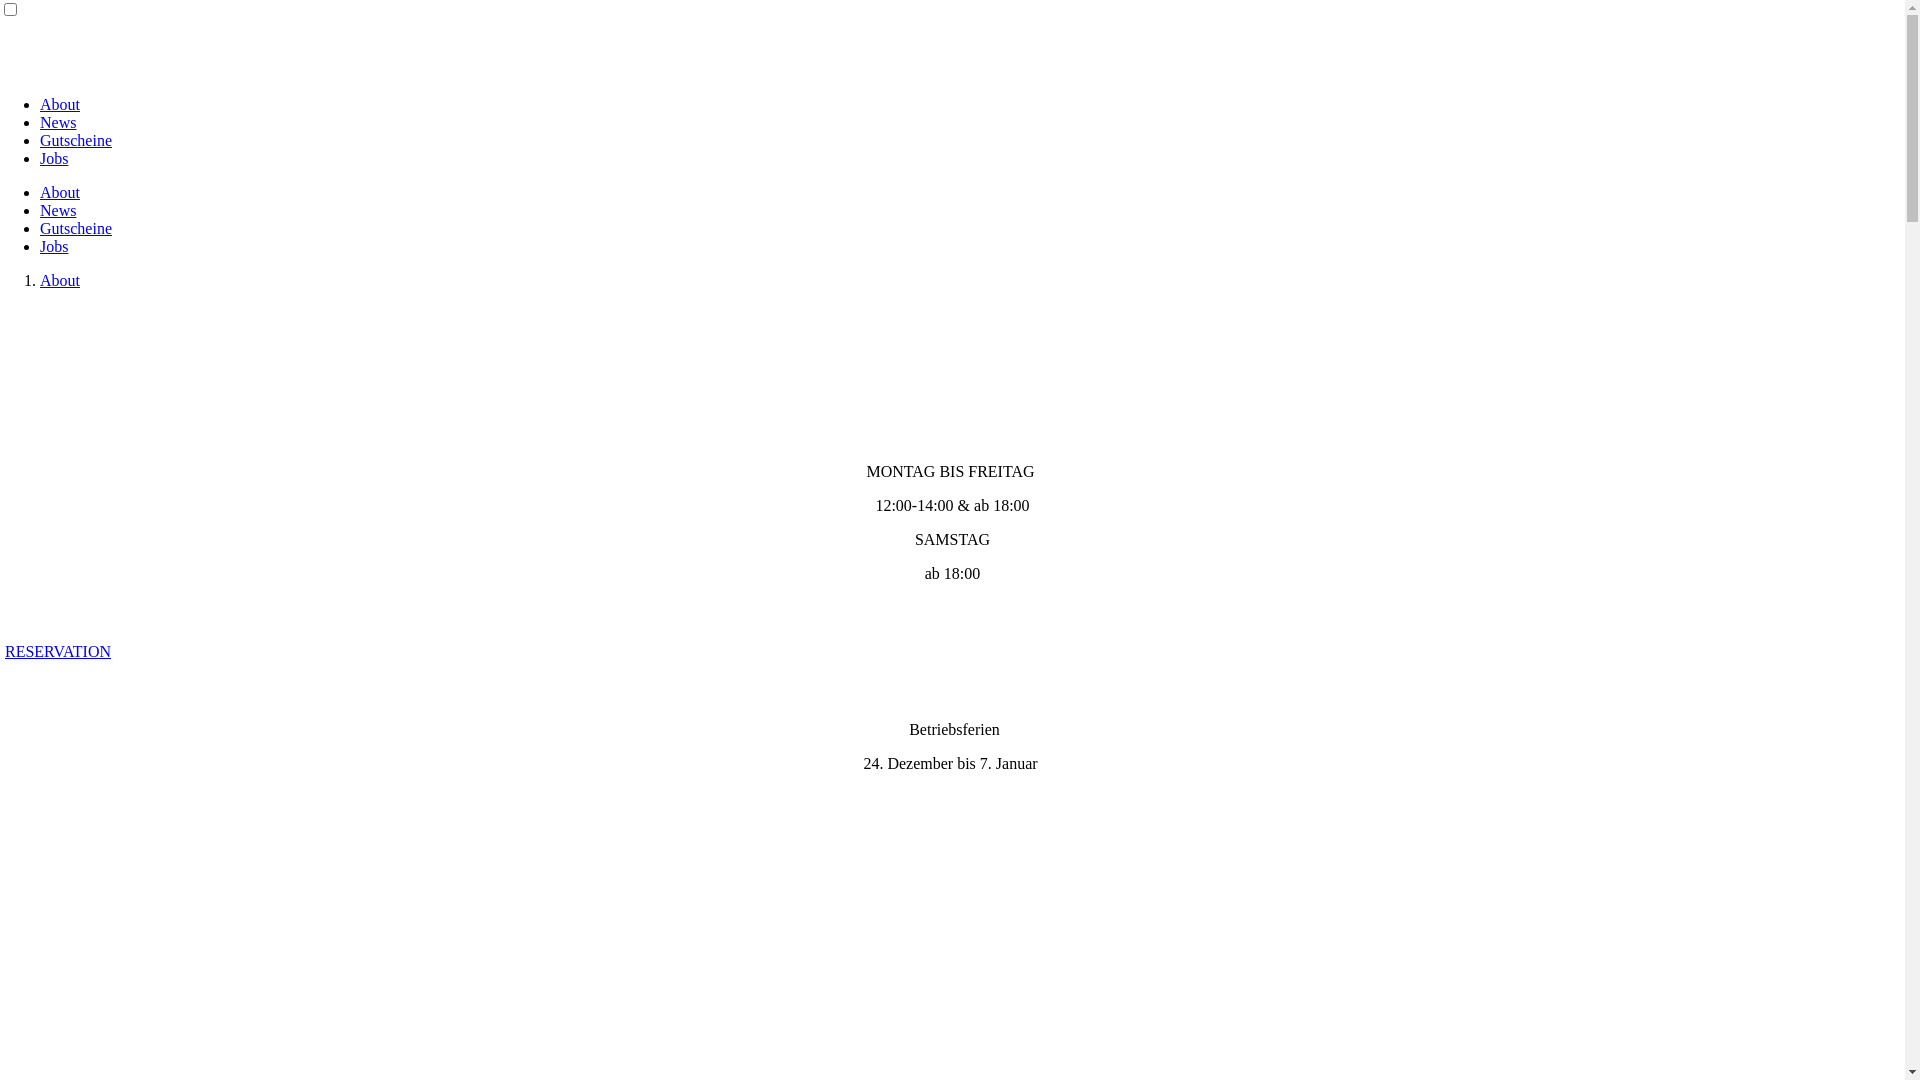 This screenshot has width=1920, height=1080. Describe the element at coordinates (39, 280) in the screenshot. I see `'About'` at that location.